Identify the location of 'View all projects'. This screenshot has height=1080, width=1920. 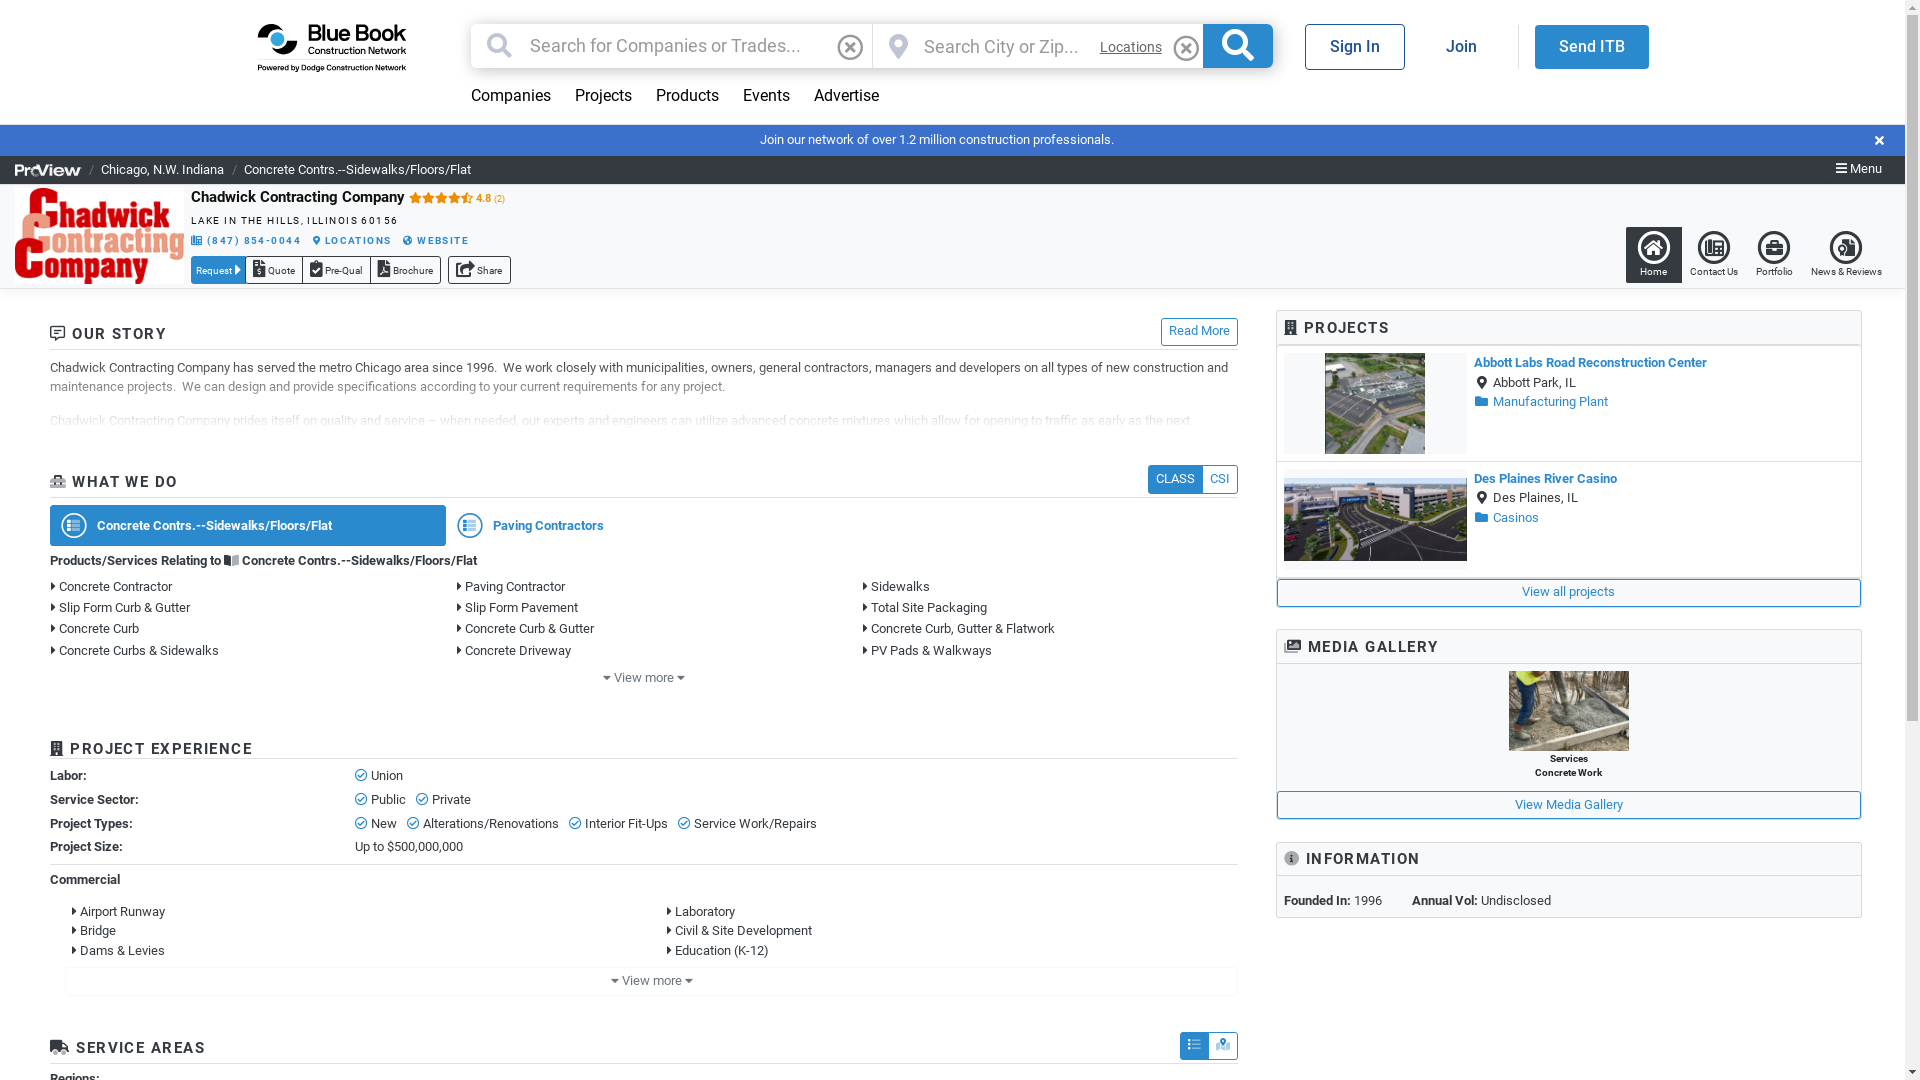
(1568, 592).